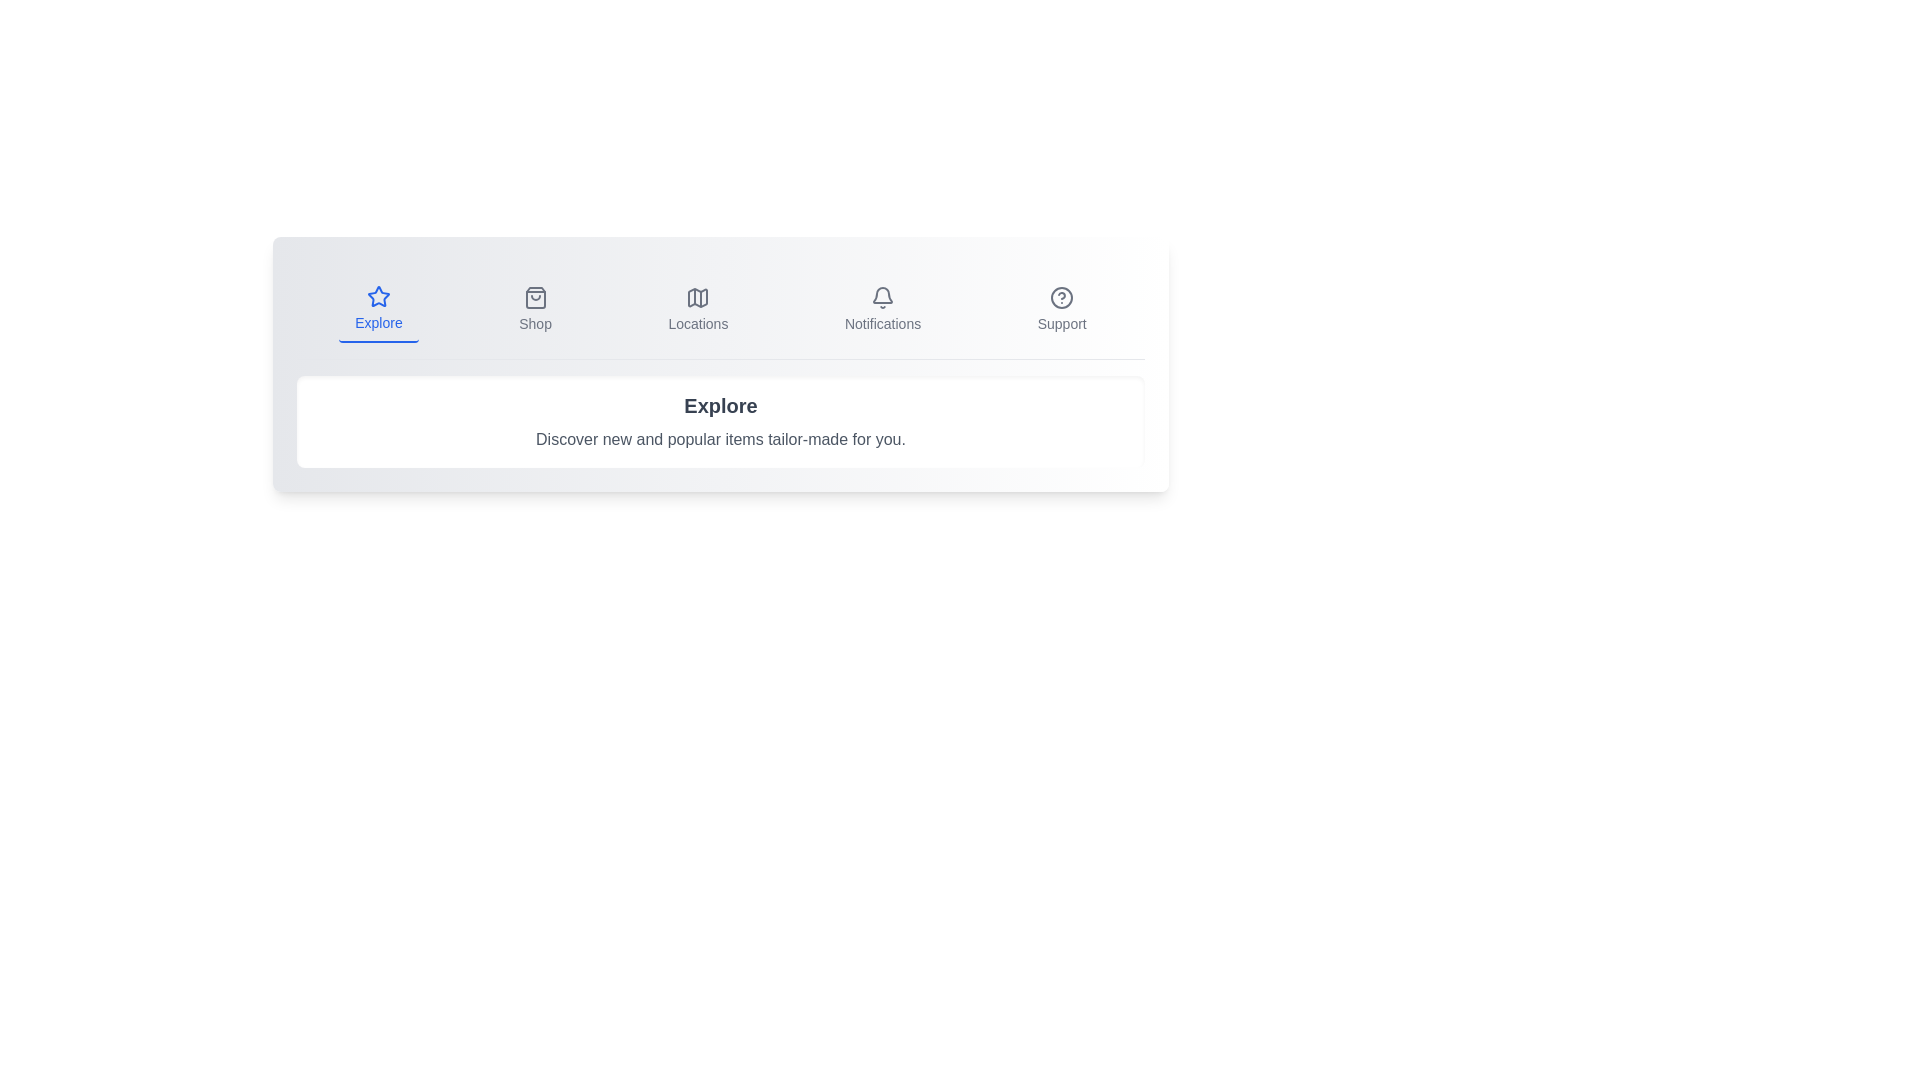 The image size is (1920, 1080). What do you see at coordinates (1061, 309) in the screenshot?
I see `the 'Support' button, which is a circular icon with a question mark and a label below it, located at the far-right end of the top navigation bar` at bounding box center [1061, 309].